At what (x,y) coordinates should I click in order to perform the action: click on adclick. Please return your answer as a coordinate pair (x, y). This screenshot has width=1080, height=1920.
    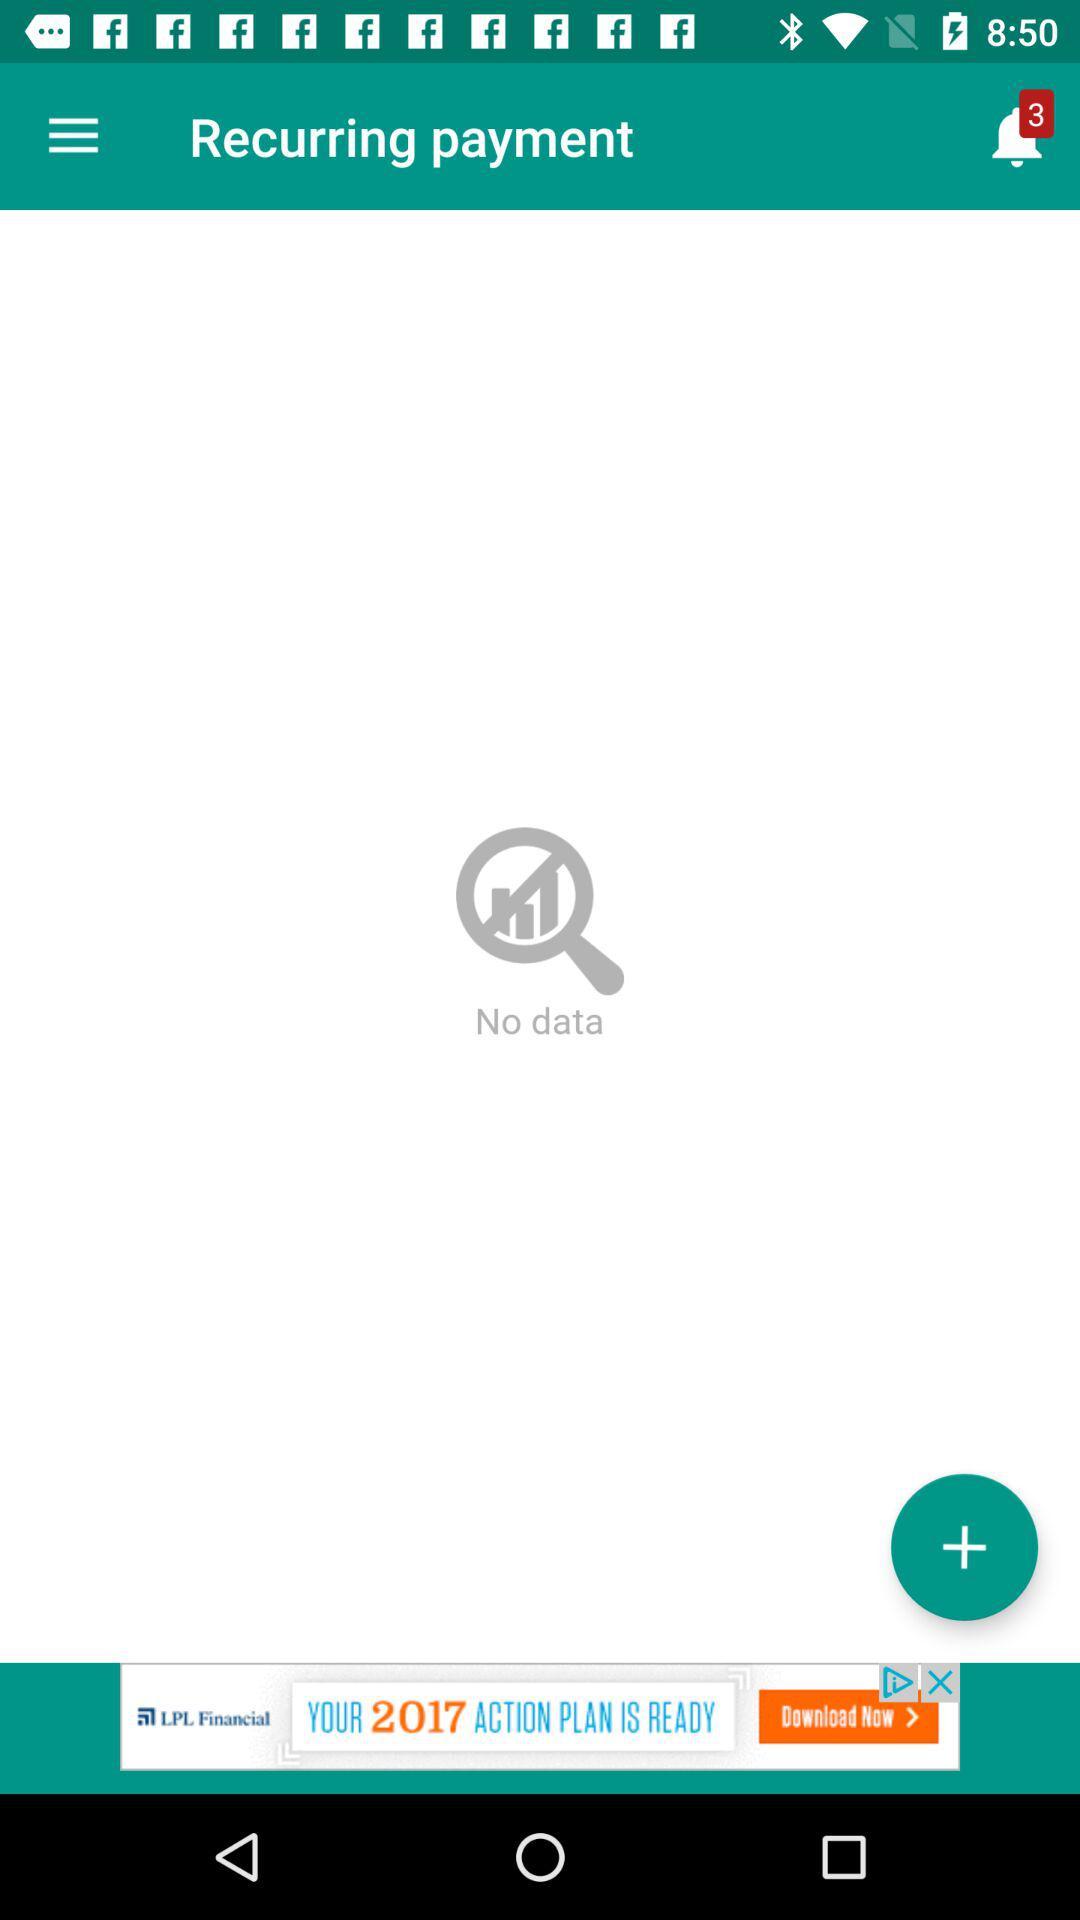
    Looking at the image, I should click on (540, 1727).